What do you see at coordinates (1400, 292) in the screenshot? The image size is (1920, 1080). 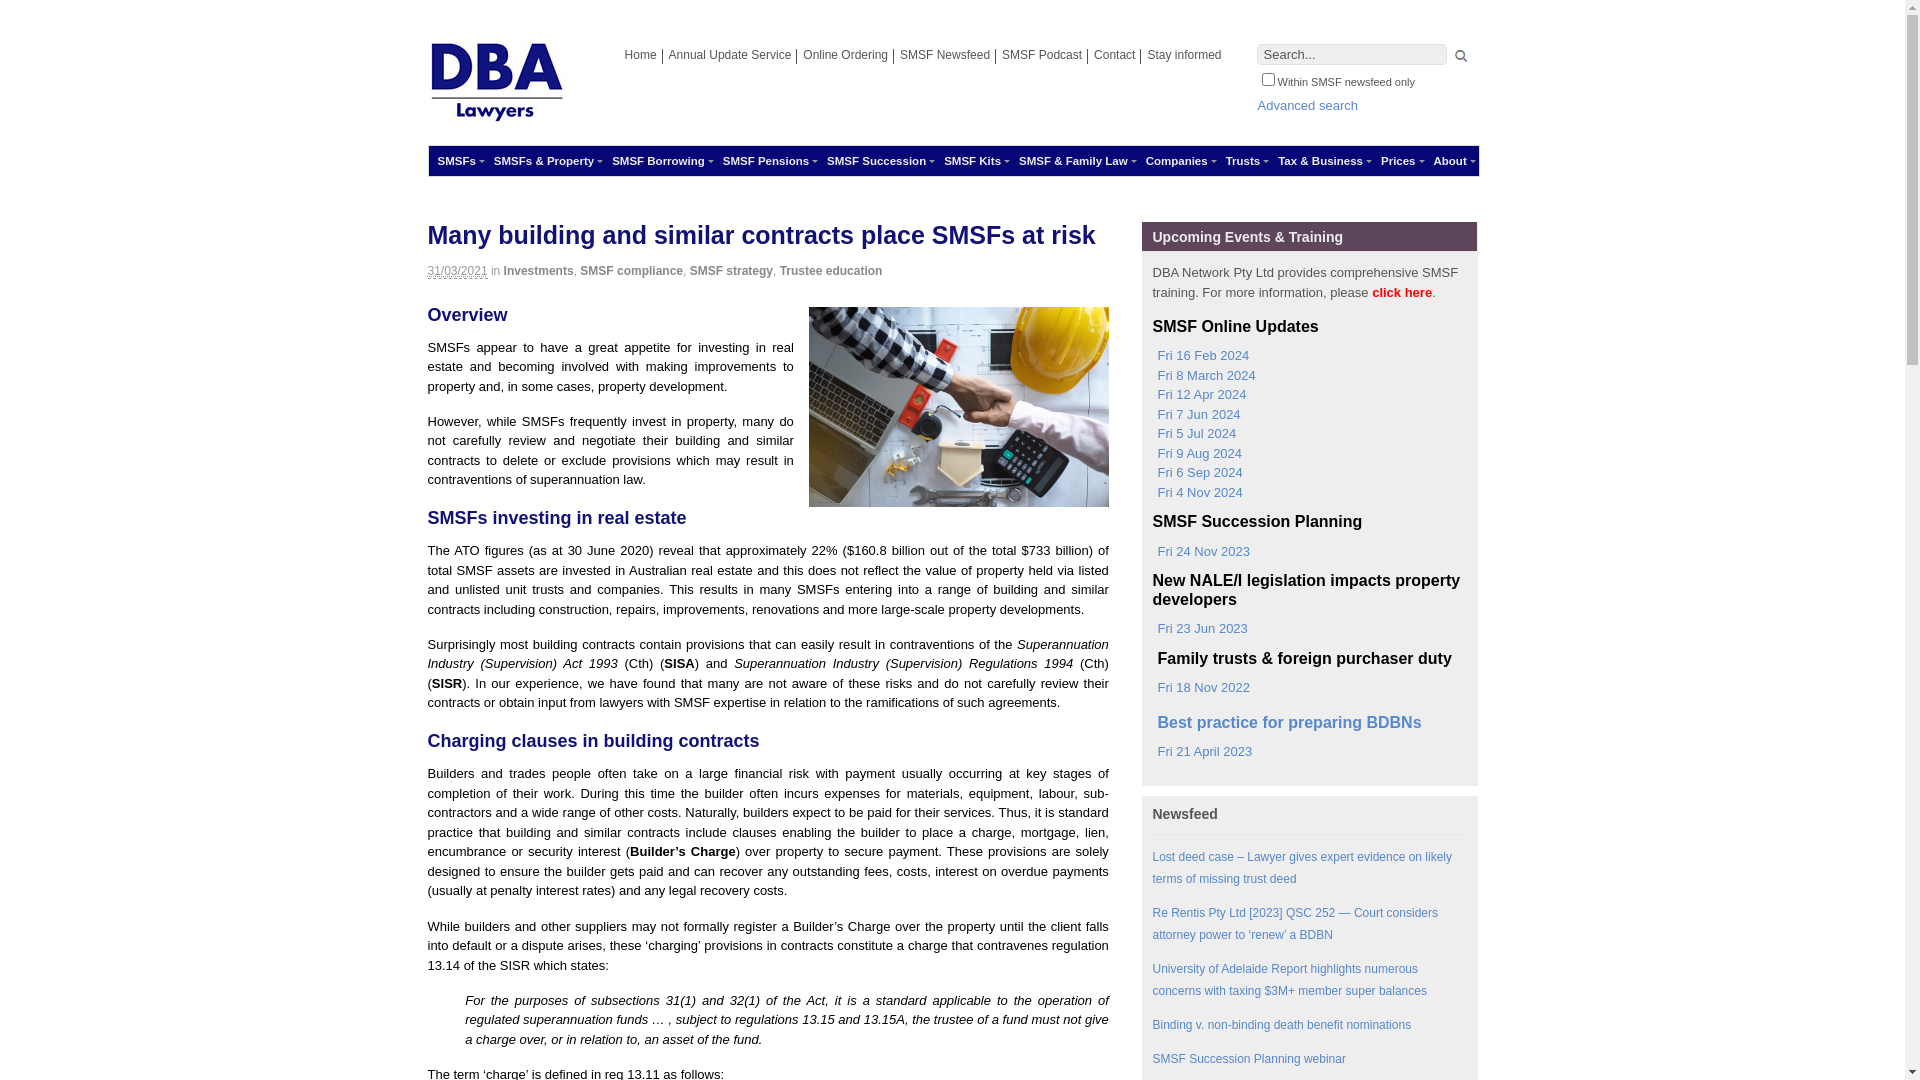 I see `'click here'` at bounding box center [1400, 292].